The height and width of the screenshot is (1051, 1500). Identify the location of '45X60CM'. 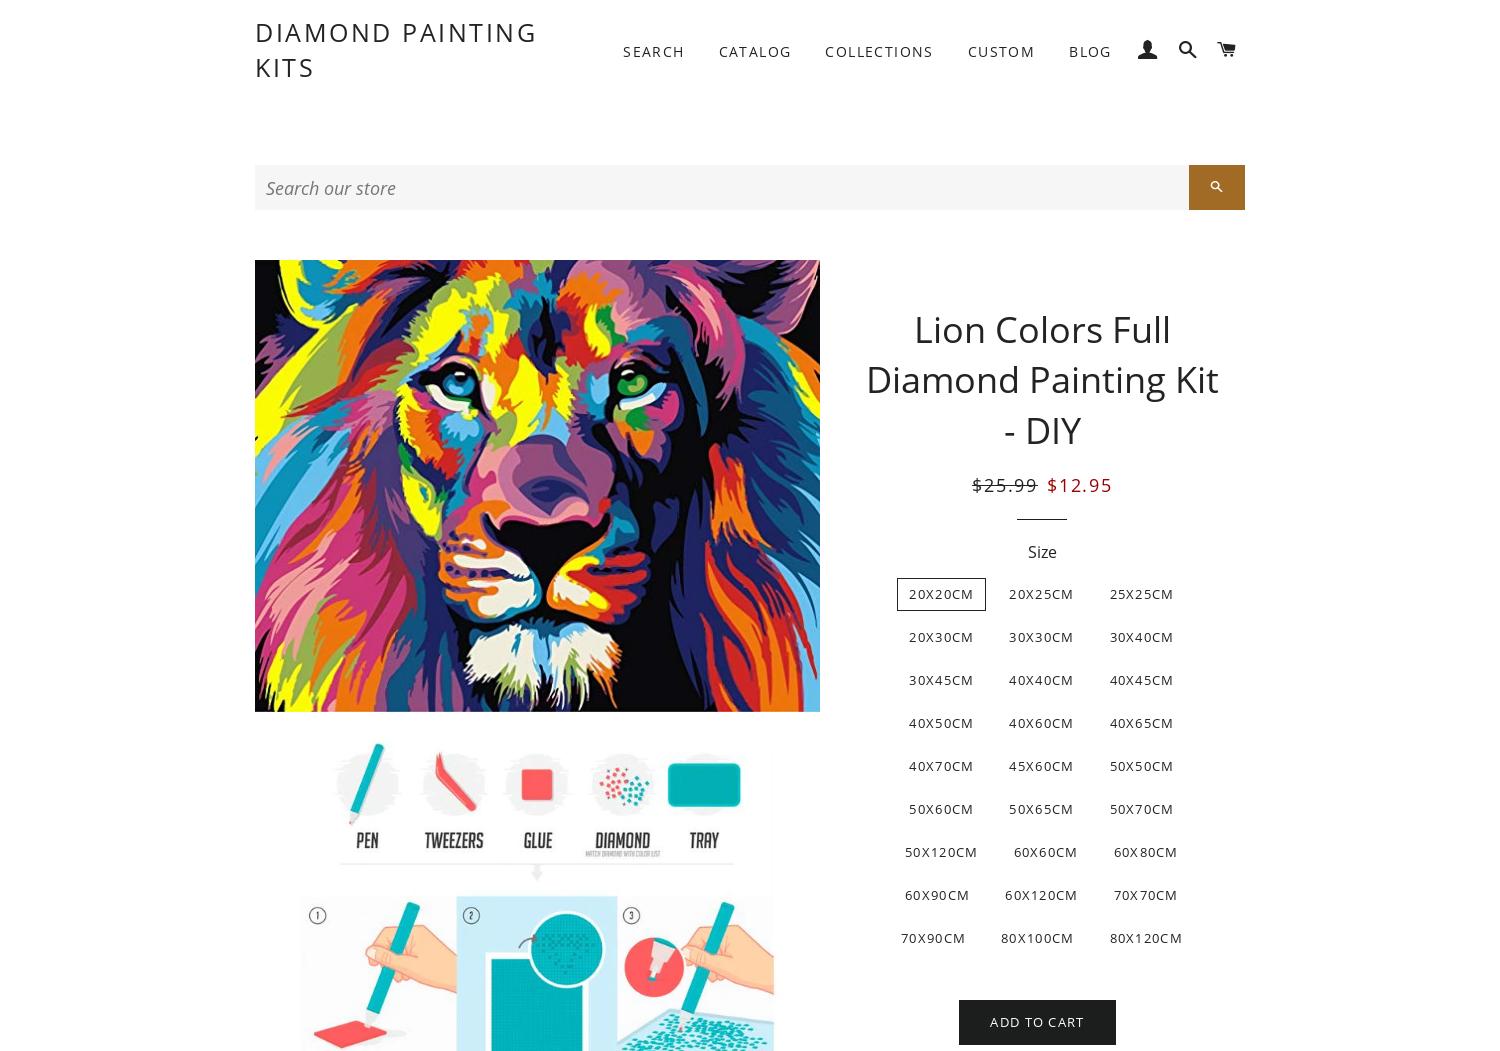
(1041, 765).